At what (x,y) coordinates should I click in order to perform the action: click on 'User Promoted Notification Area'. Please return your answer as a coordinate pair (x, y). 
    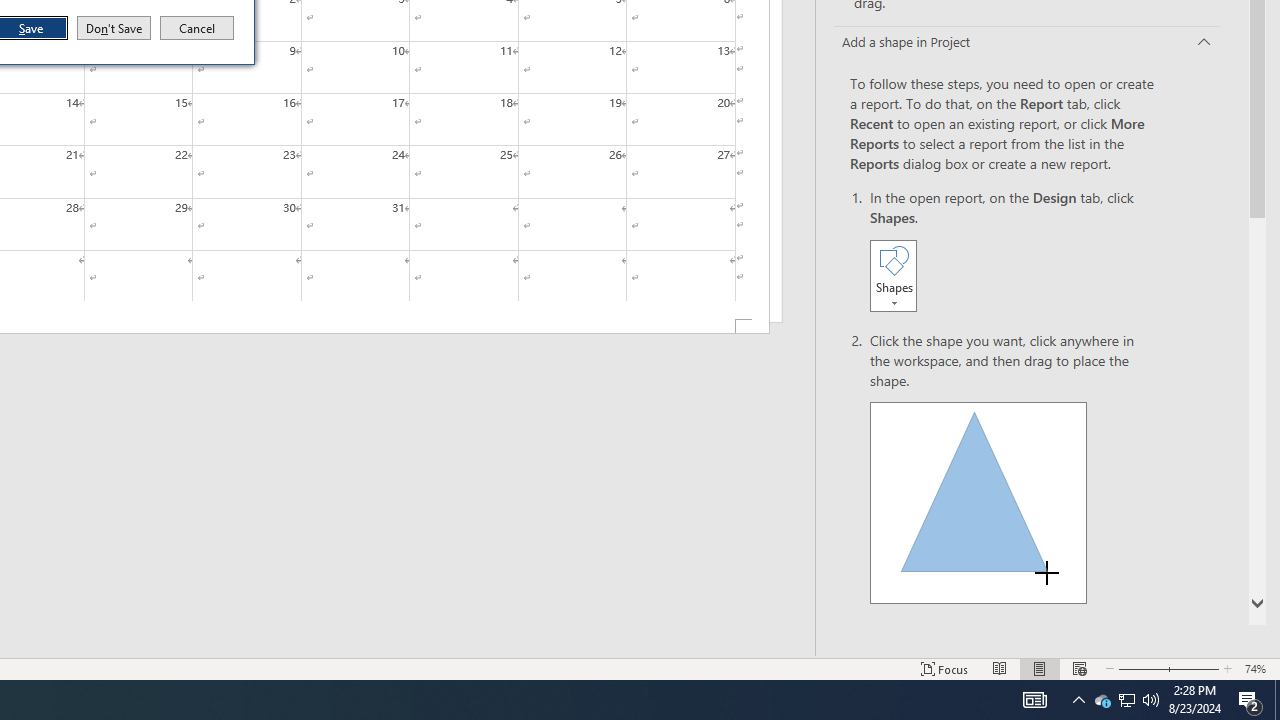
    Looking at the image, I should click on (1078, 698).